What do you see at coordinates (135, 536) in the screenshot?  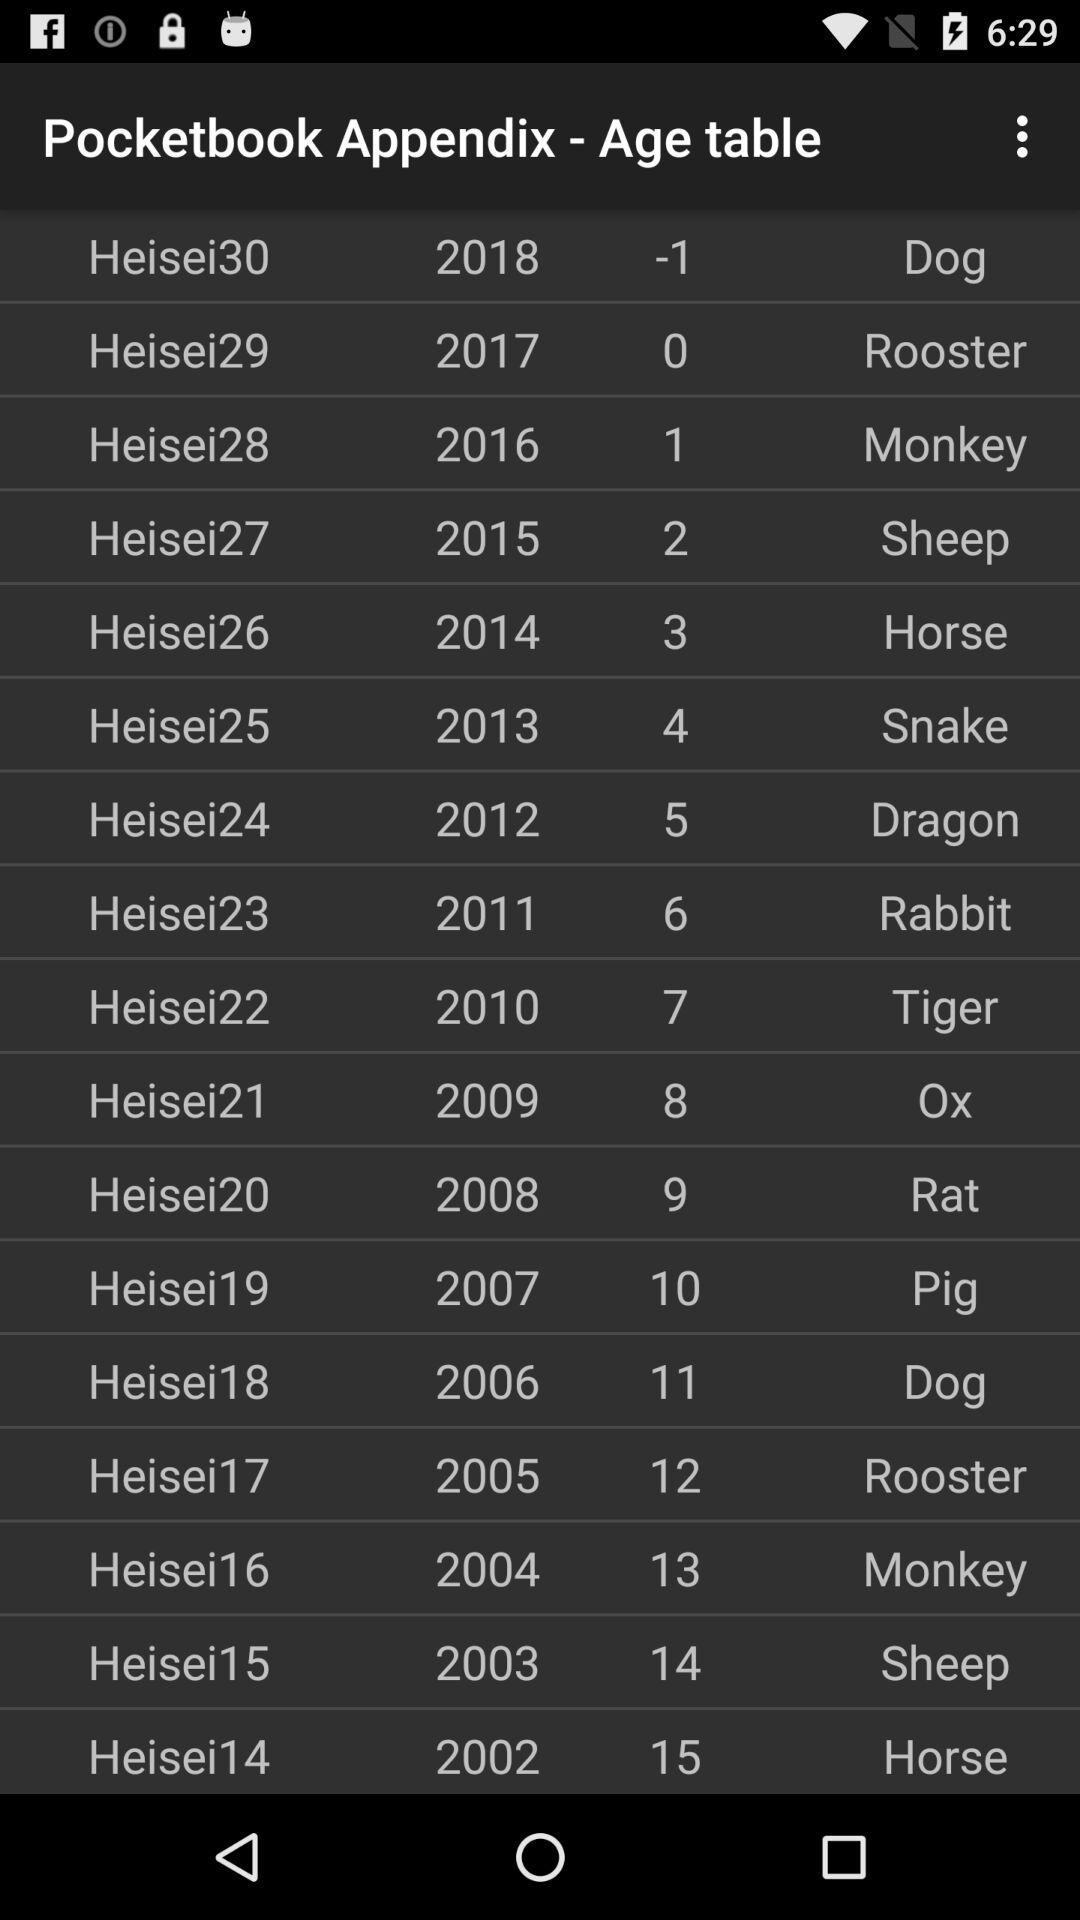 I see `app below heisei28 item` at bounding box center [135, 536].